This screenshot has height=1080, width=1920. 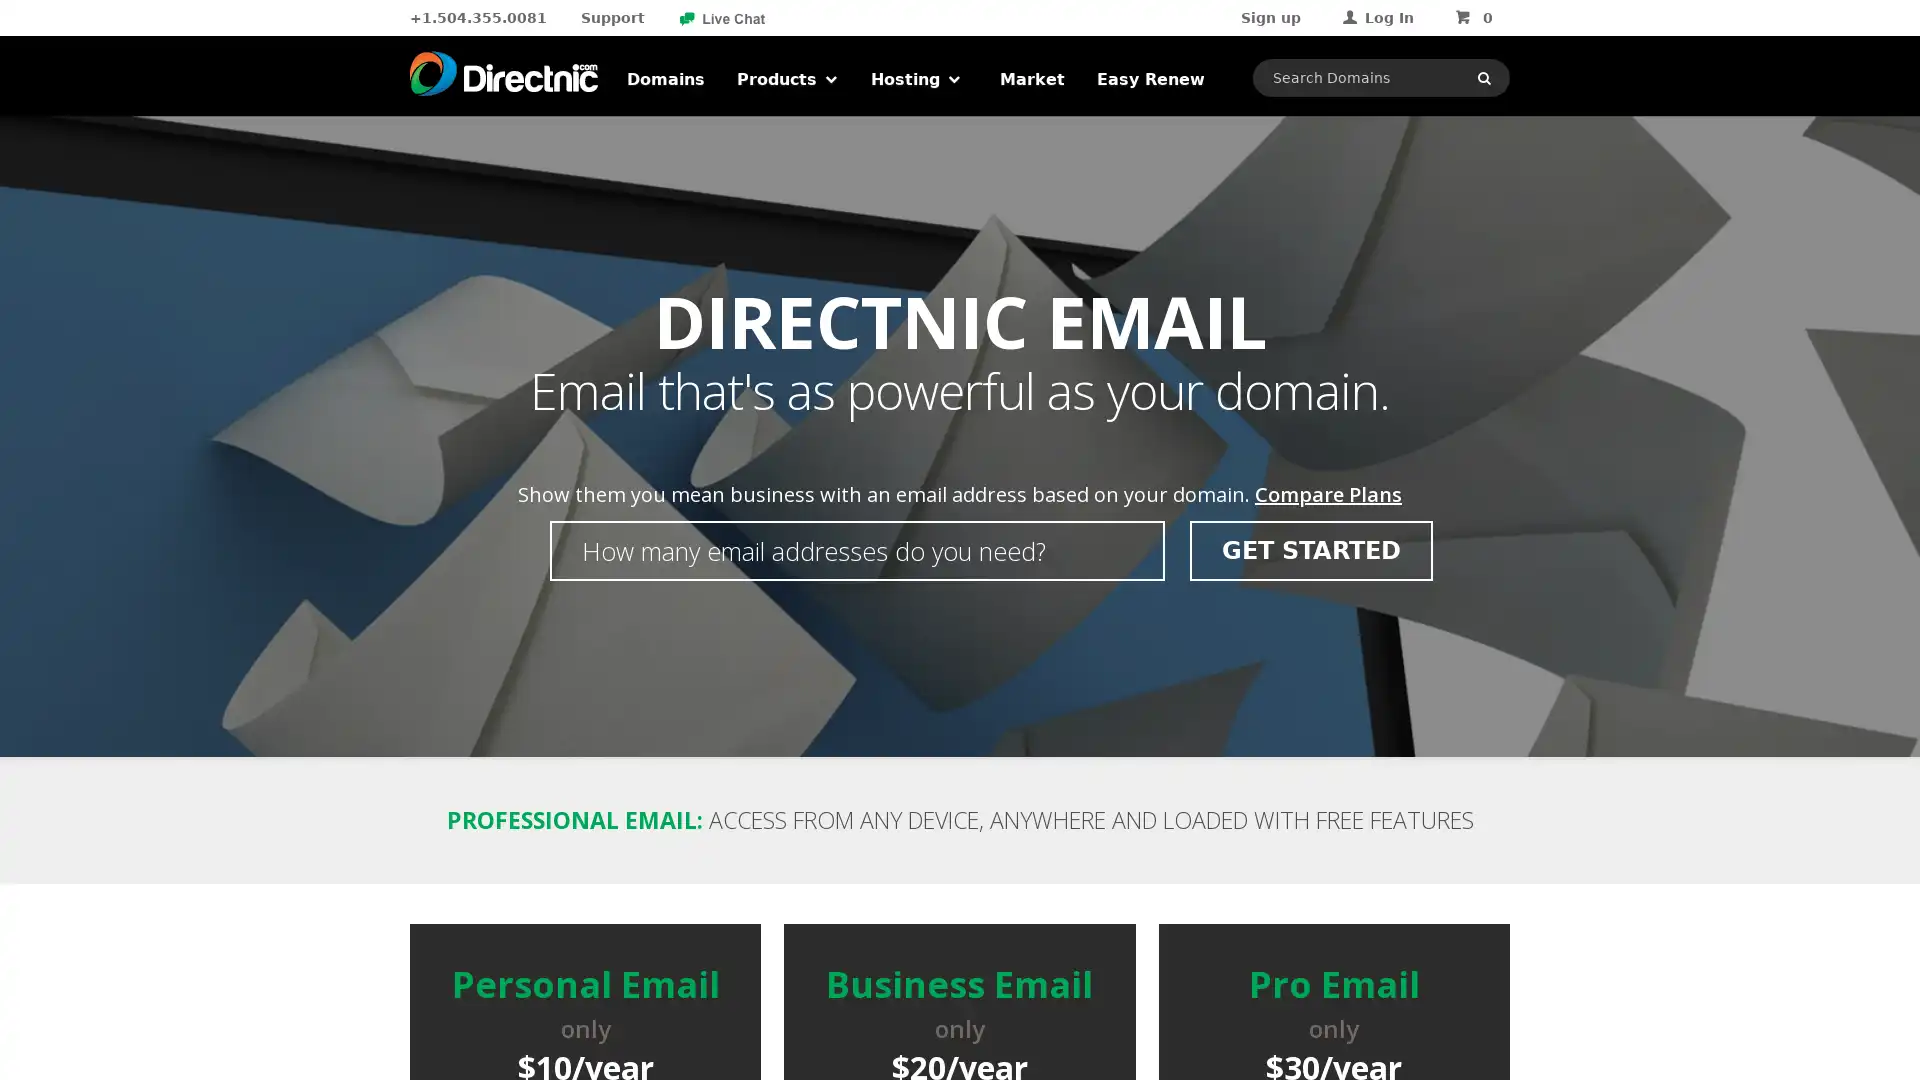 What do you see at coordinates (1310, 550) in the screenshot?
I see `GET STARTED` at bounding box center [1310, 550].